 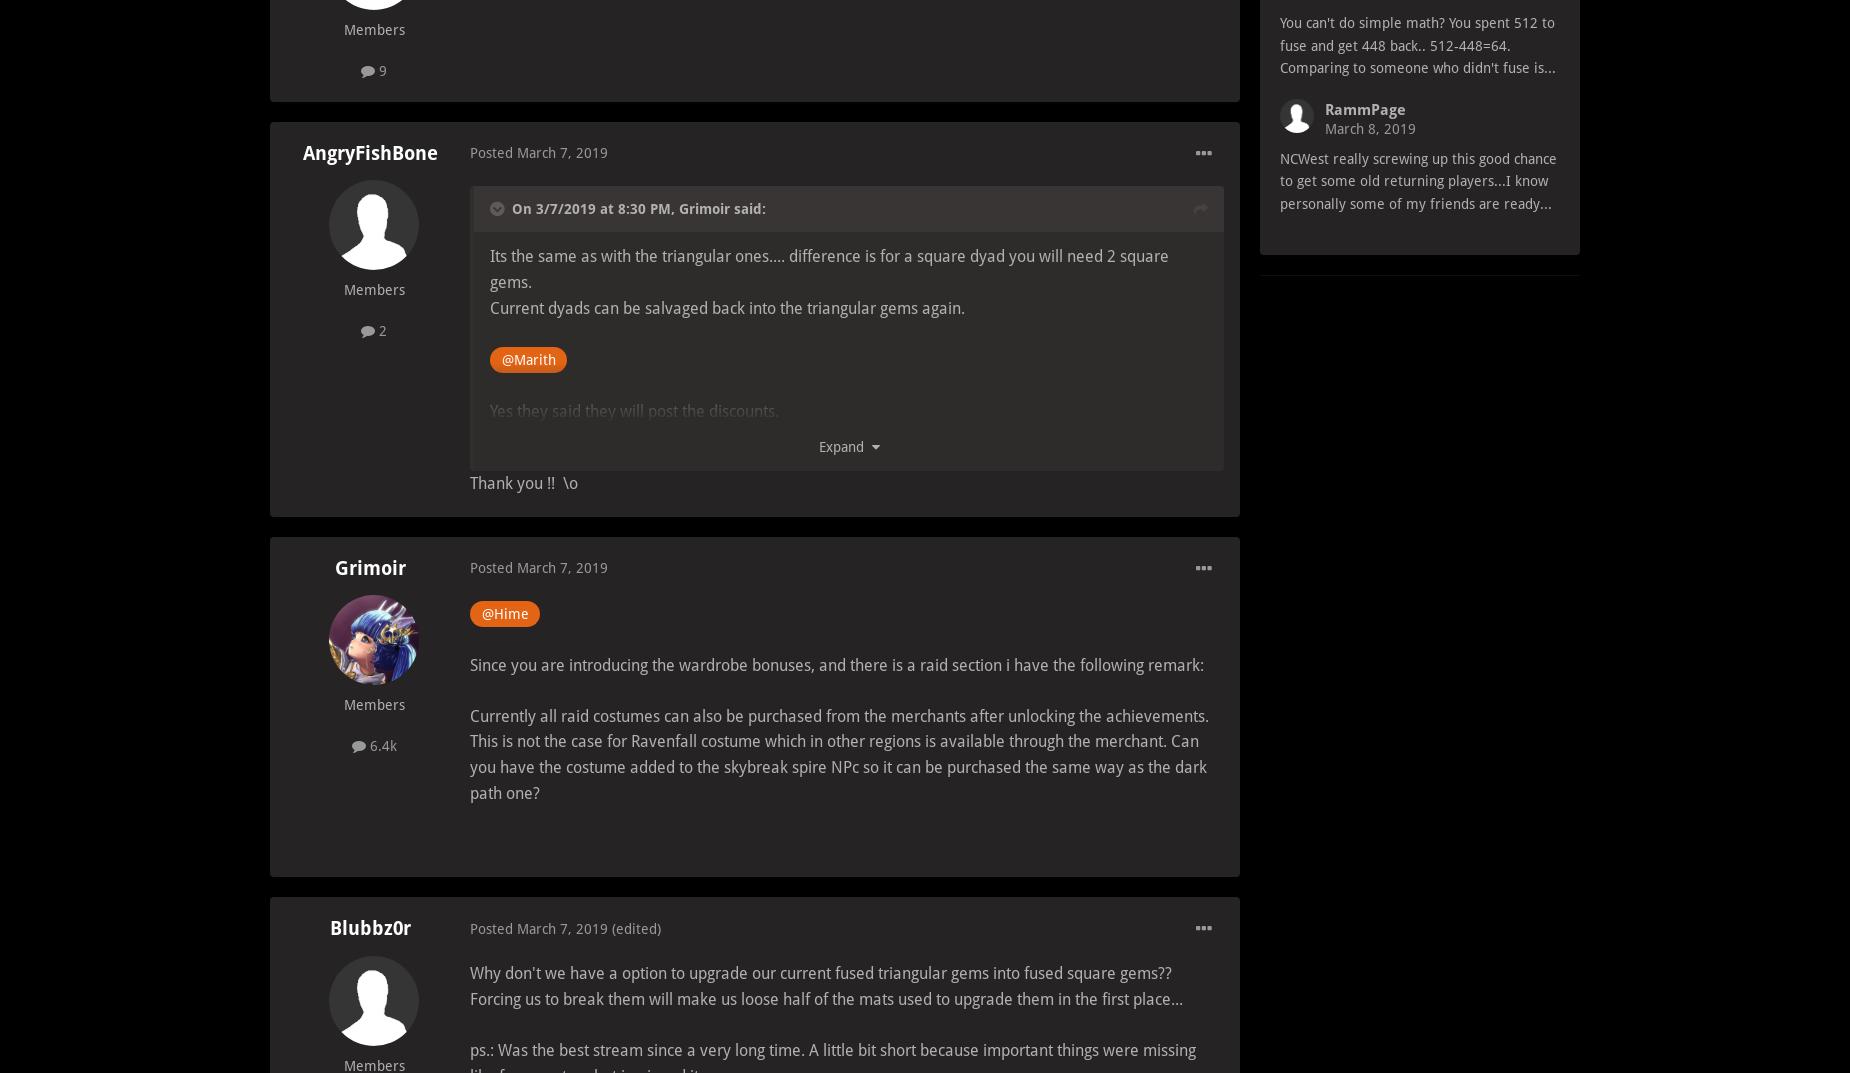 What do you see at coordinates (379, 69) in the screenshot?
I see `'9'` at bounding box center [379, 69].